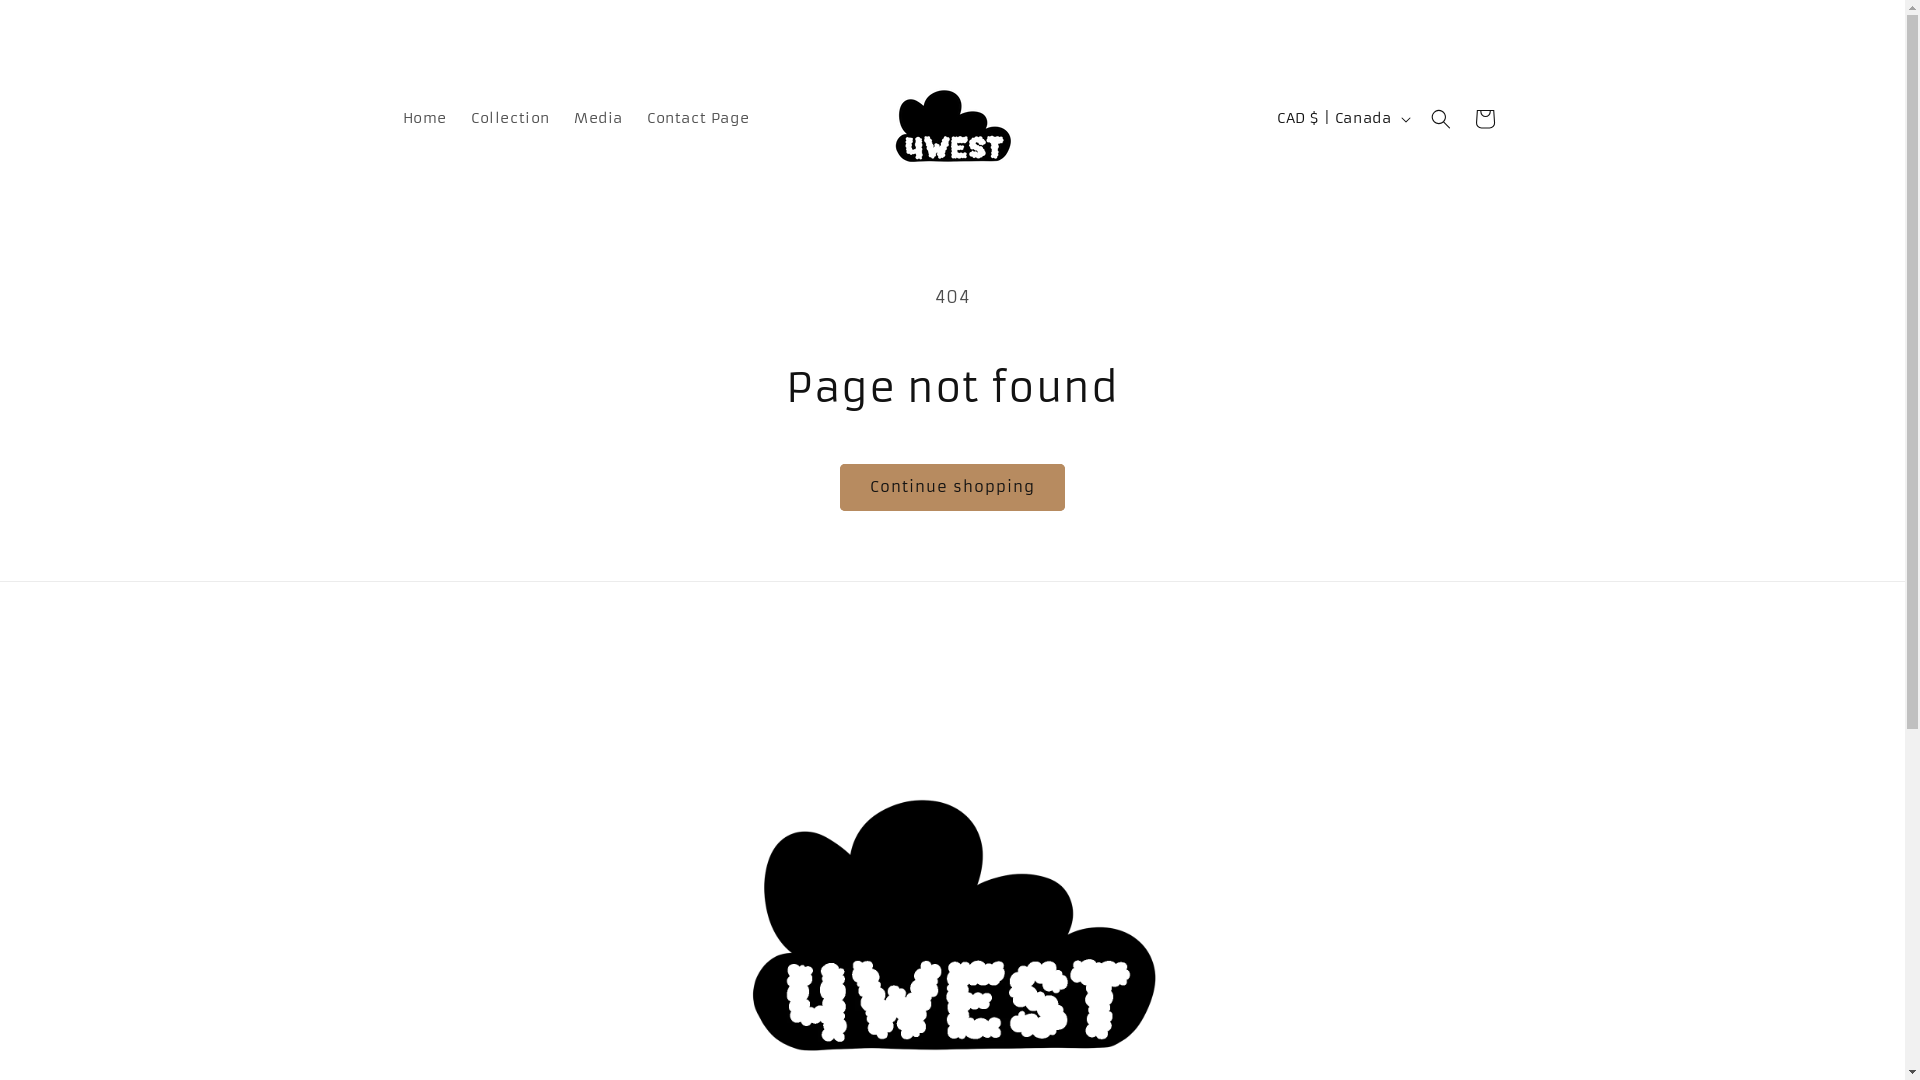 Image resolution: width=1920 pixels, height=1080 pixels. Describe the element at coordinates (510, 118) in the screenshot. I see `'Collection'` at that location.